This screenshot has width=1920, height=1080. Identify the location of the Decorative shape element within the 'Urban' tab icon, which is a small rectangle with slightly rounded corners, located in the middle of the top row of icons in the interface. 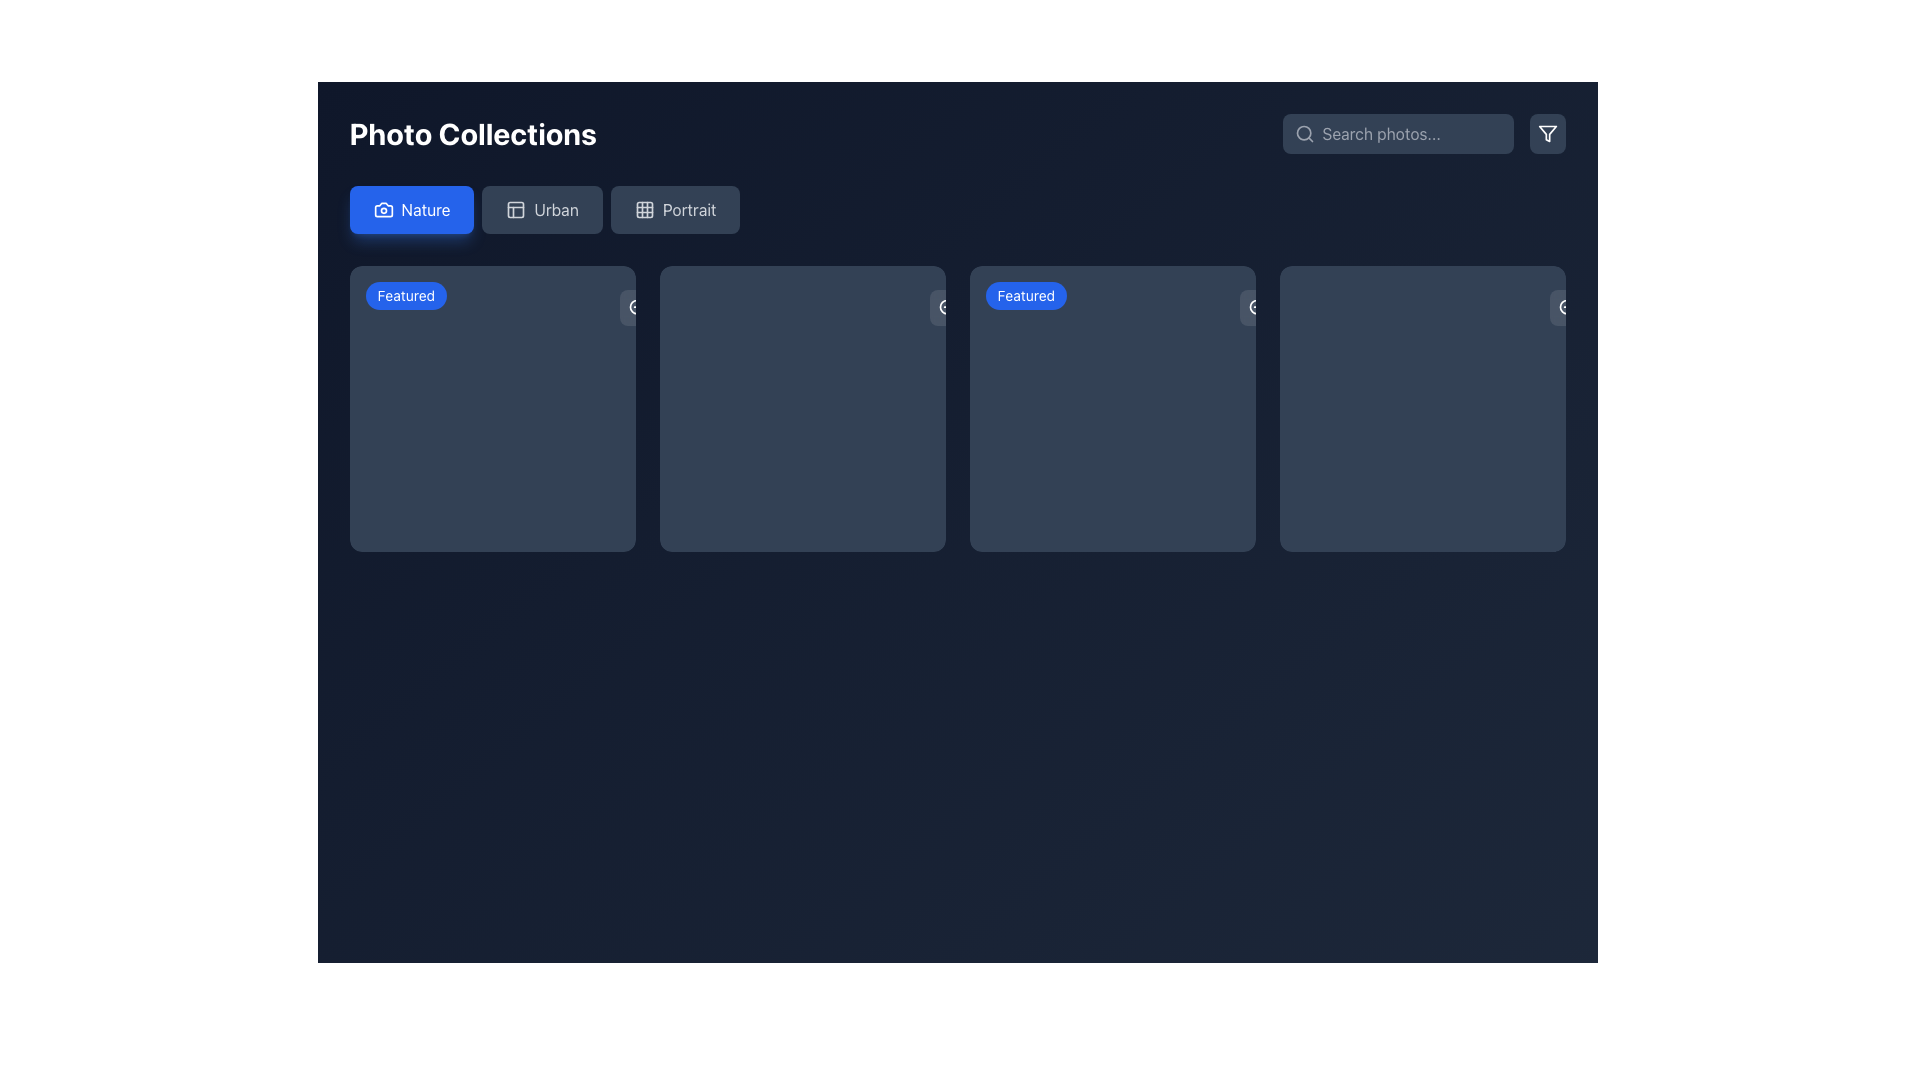
(516, 209).